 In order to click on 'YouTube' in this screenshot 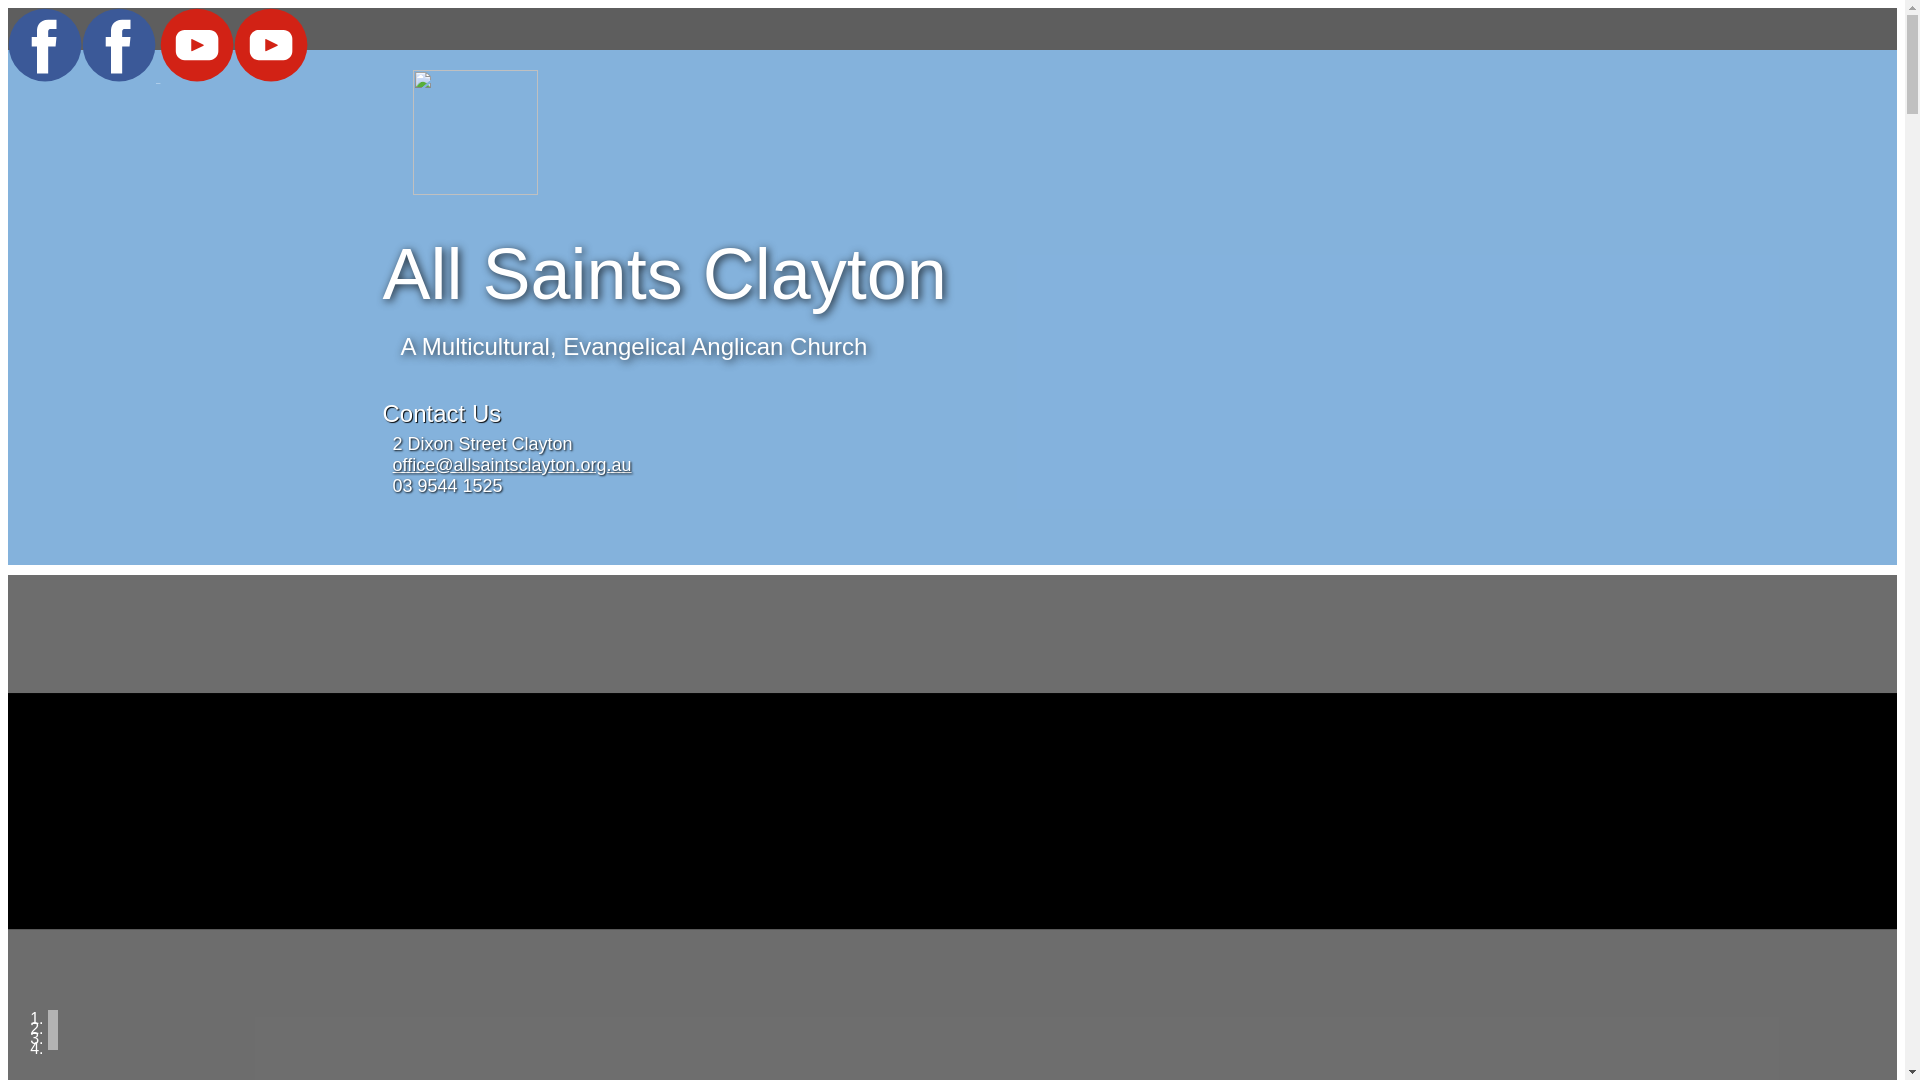, I will do `click(234, 75)`.